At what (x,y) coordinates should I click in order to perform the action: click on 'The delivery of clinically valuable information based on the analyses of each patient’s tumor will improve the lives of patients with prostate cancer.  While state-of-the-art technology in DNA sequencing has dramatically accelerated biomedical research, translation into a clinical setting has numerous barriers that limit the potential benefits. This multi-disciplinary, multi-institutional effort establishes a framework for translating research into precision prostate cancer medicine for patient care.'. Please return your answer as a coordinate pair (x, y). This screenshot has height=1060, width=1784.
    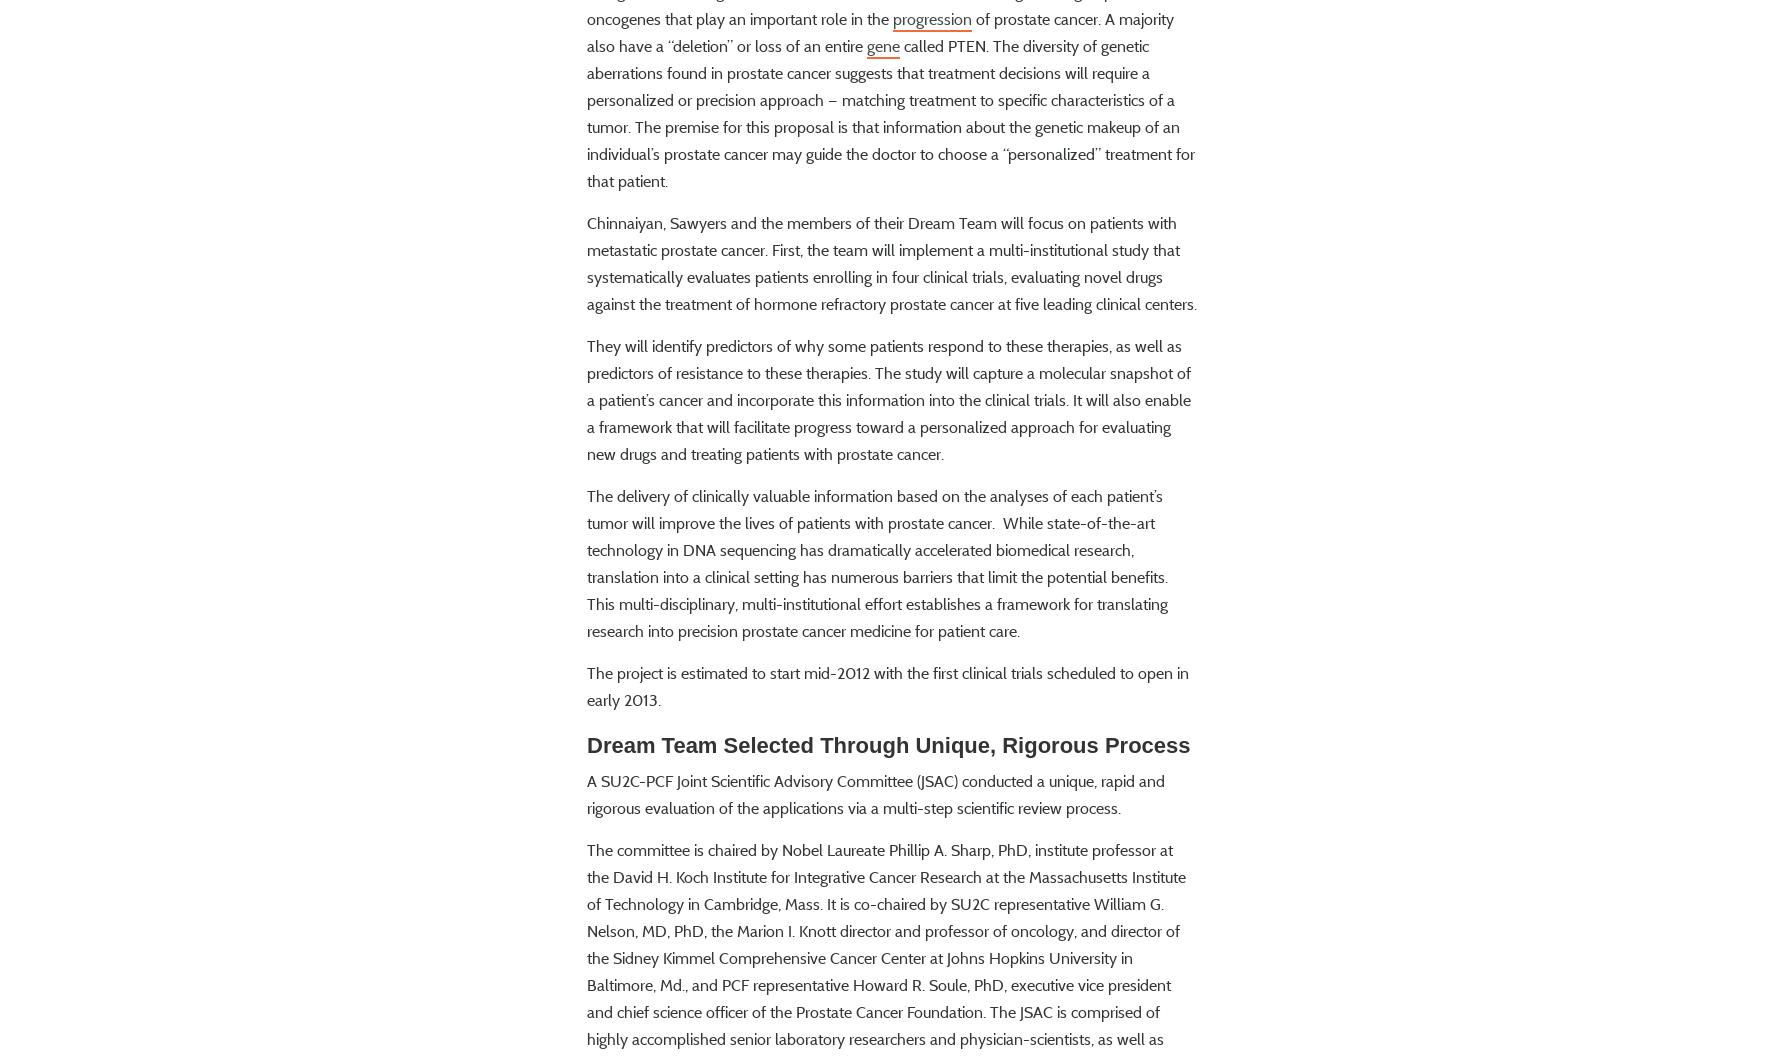
    Looking at the image, I should click on (876, 620).